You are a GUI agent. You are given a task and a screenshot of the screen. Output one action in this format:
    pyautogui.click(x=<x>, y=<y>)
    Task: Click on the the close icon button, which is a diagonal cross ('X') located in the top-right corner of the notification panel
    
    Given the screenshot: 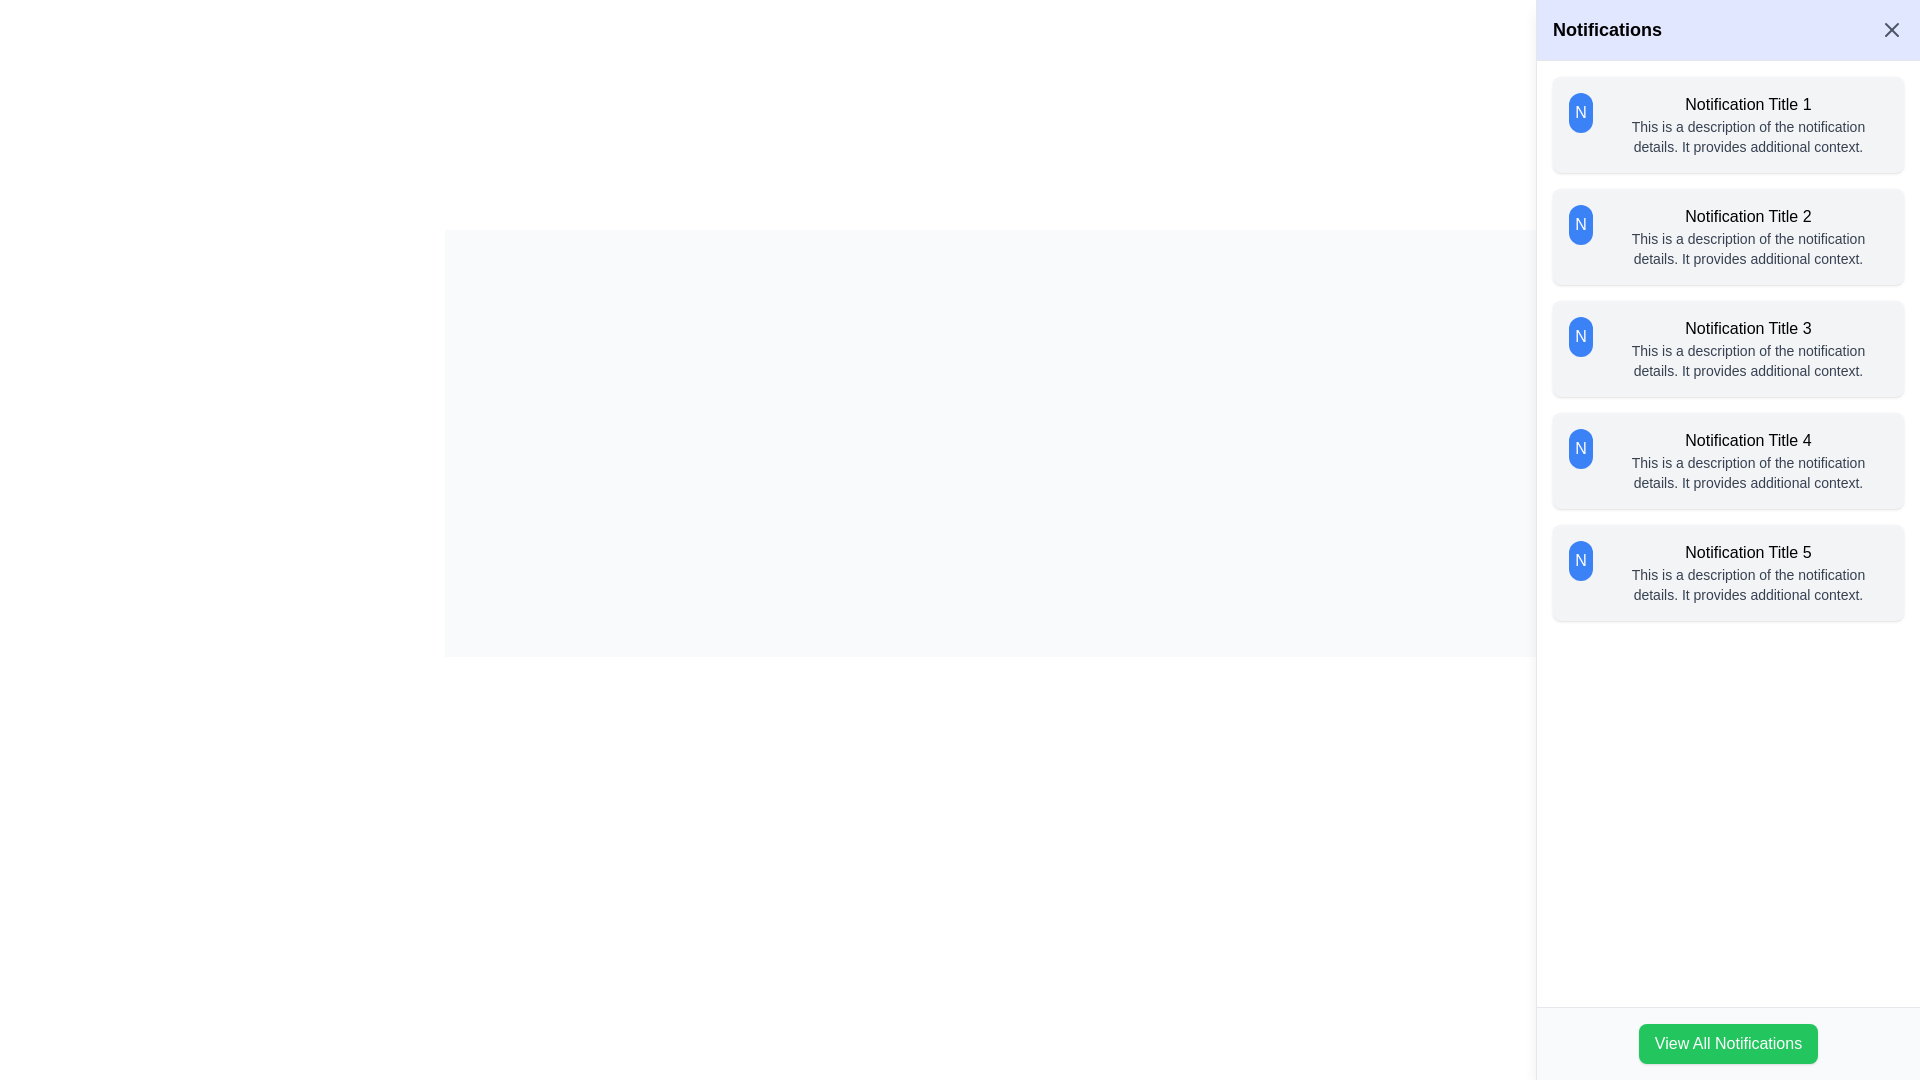 What is the action you would take?
    pyautogui.click(x=1890, y=30)
    